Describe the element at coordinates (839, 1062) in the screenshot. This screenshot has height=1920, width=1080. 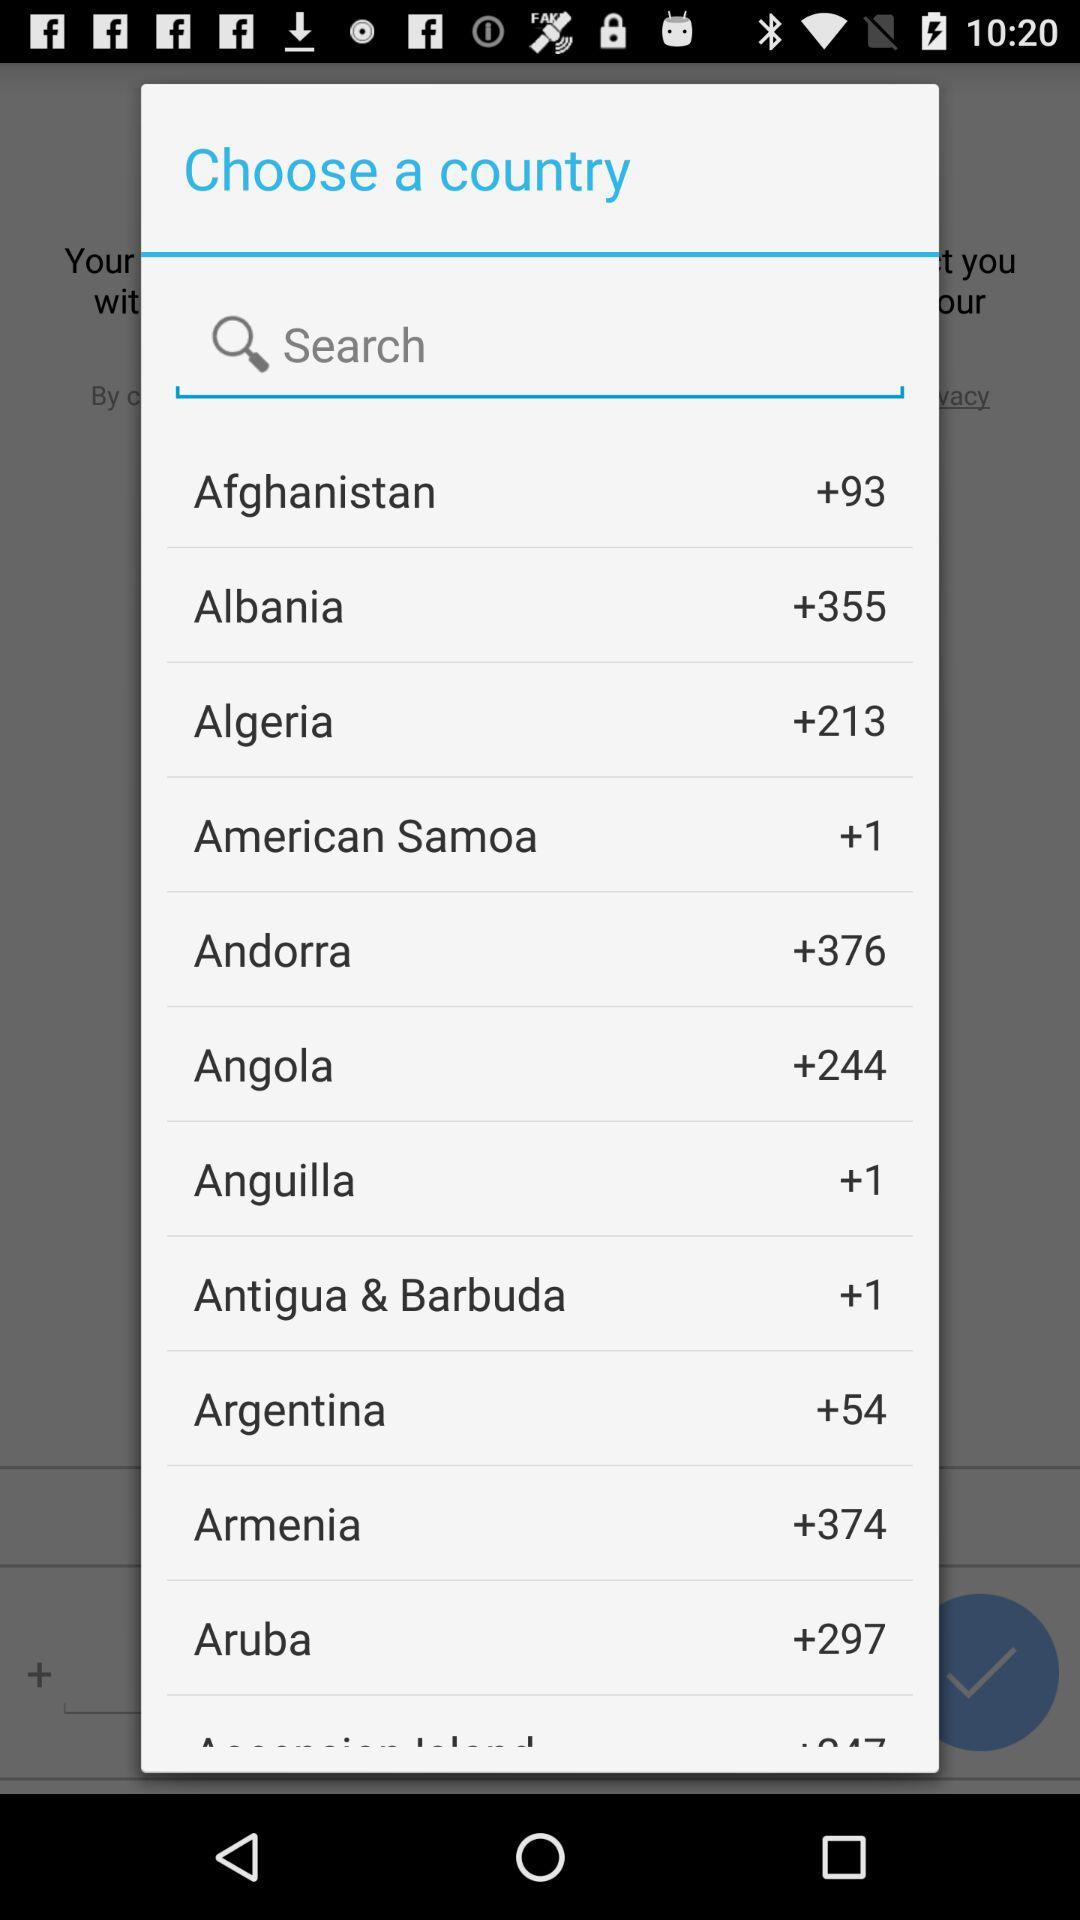
I see `the +244 item` at that location.